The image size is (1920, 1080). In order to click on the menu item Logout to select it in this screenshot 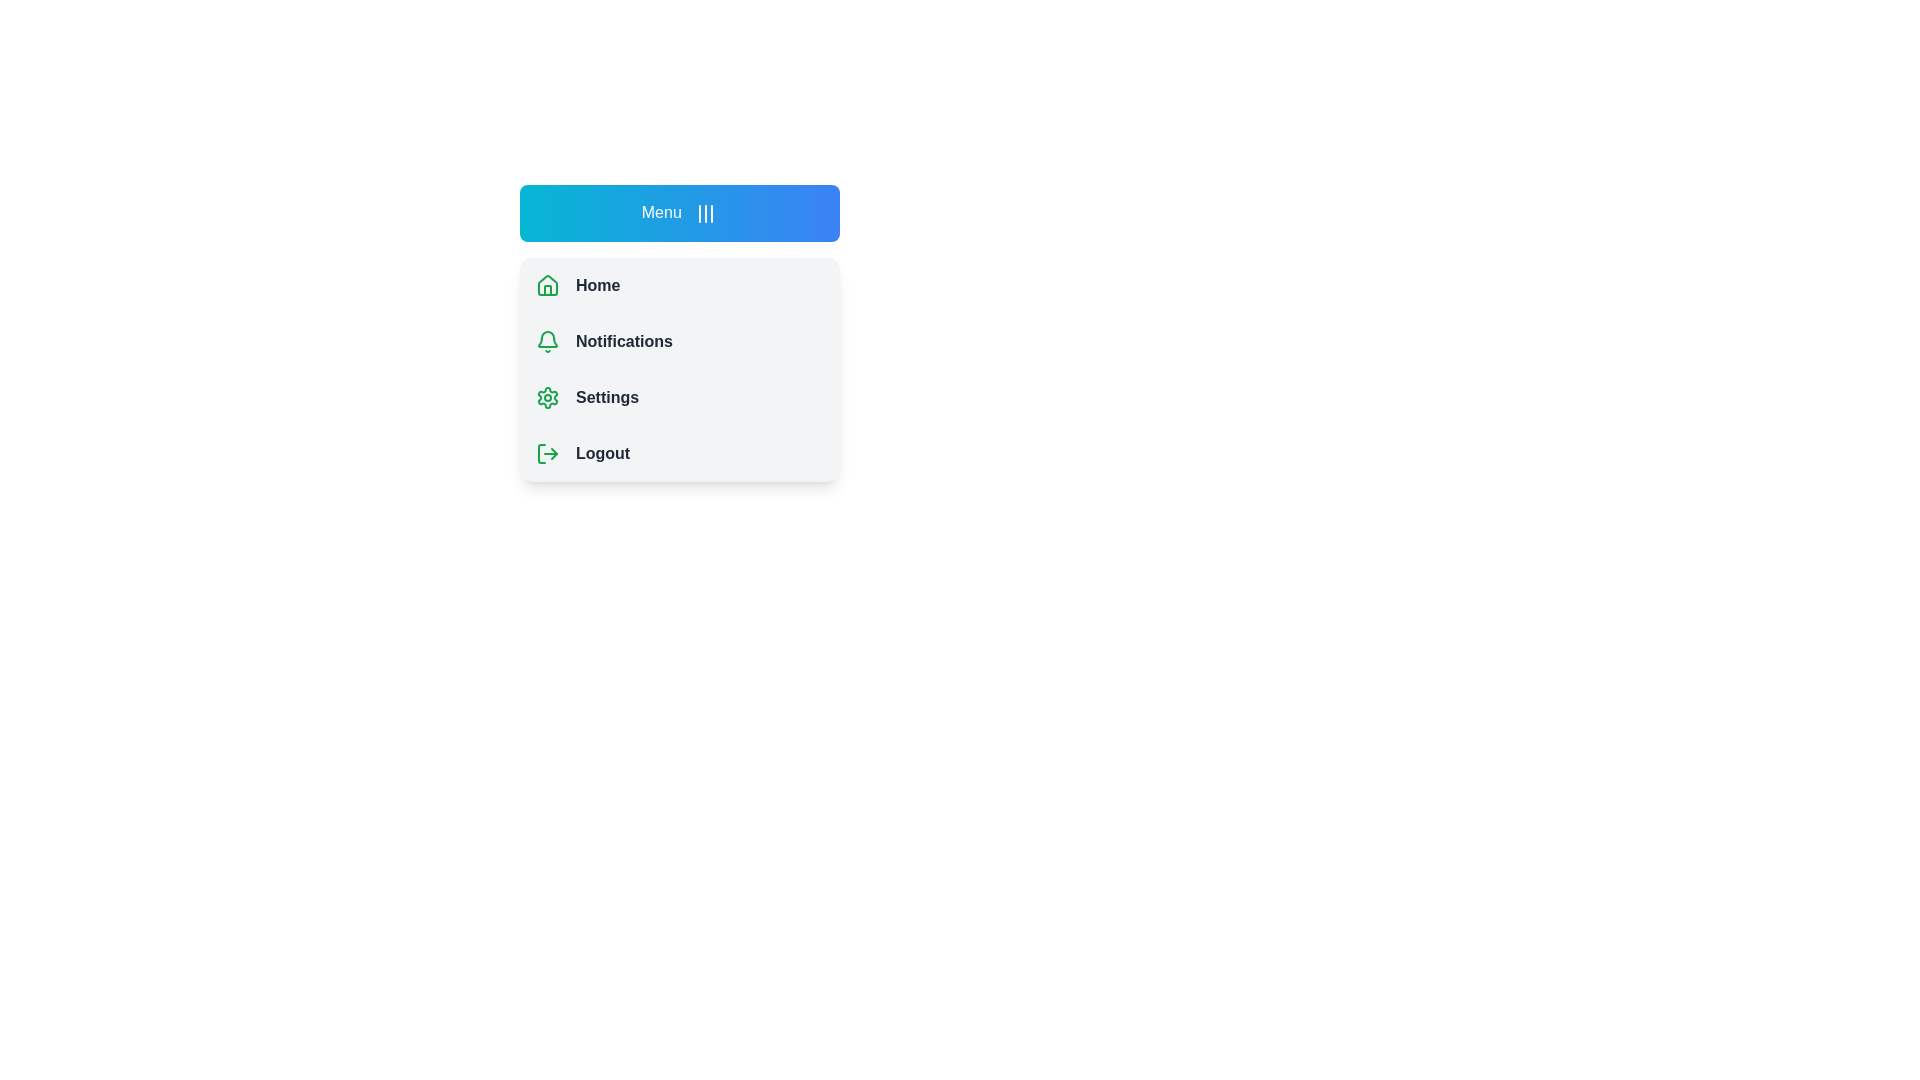, I will do `click(680, 453)`.